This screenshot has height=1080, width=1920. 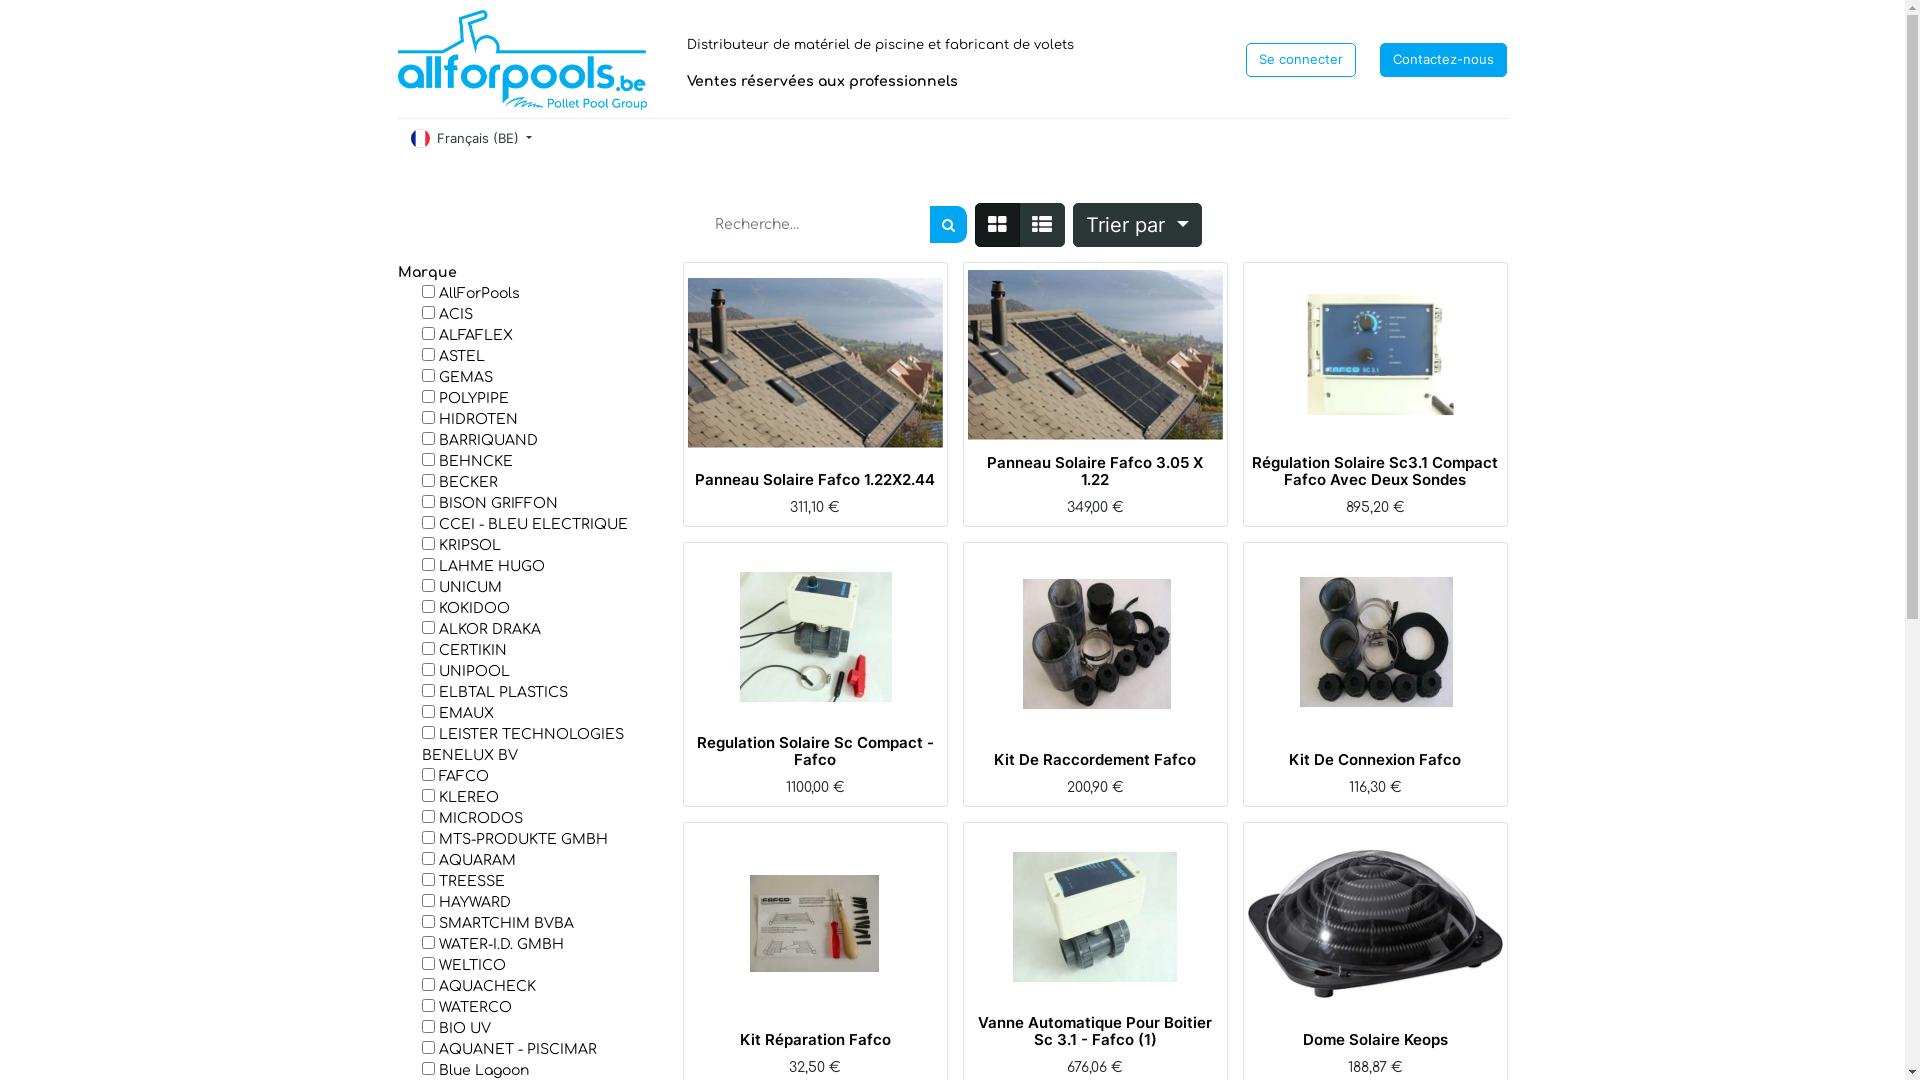 I want to click on 'Rechercher', so click(x=947, y=224).